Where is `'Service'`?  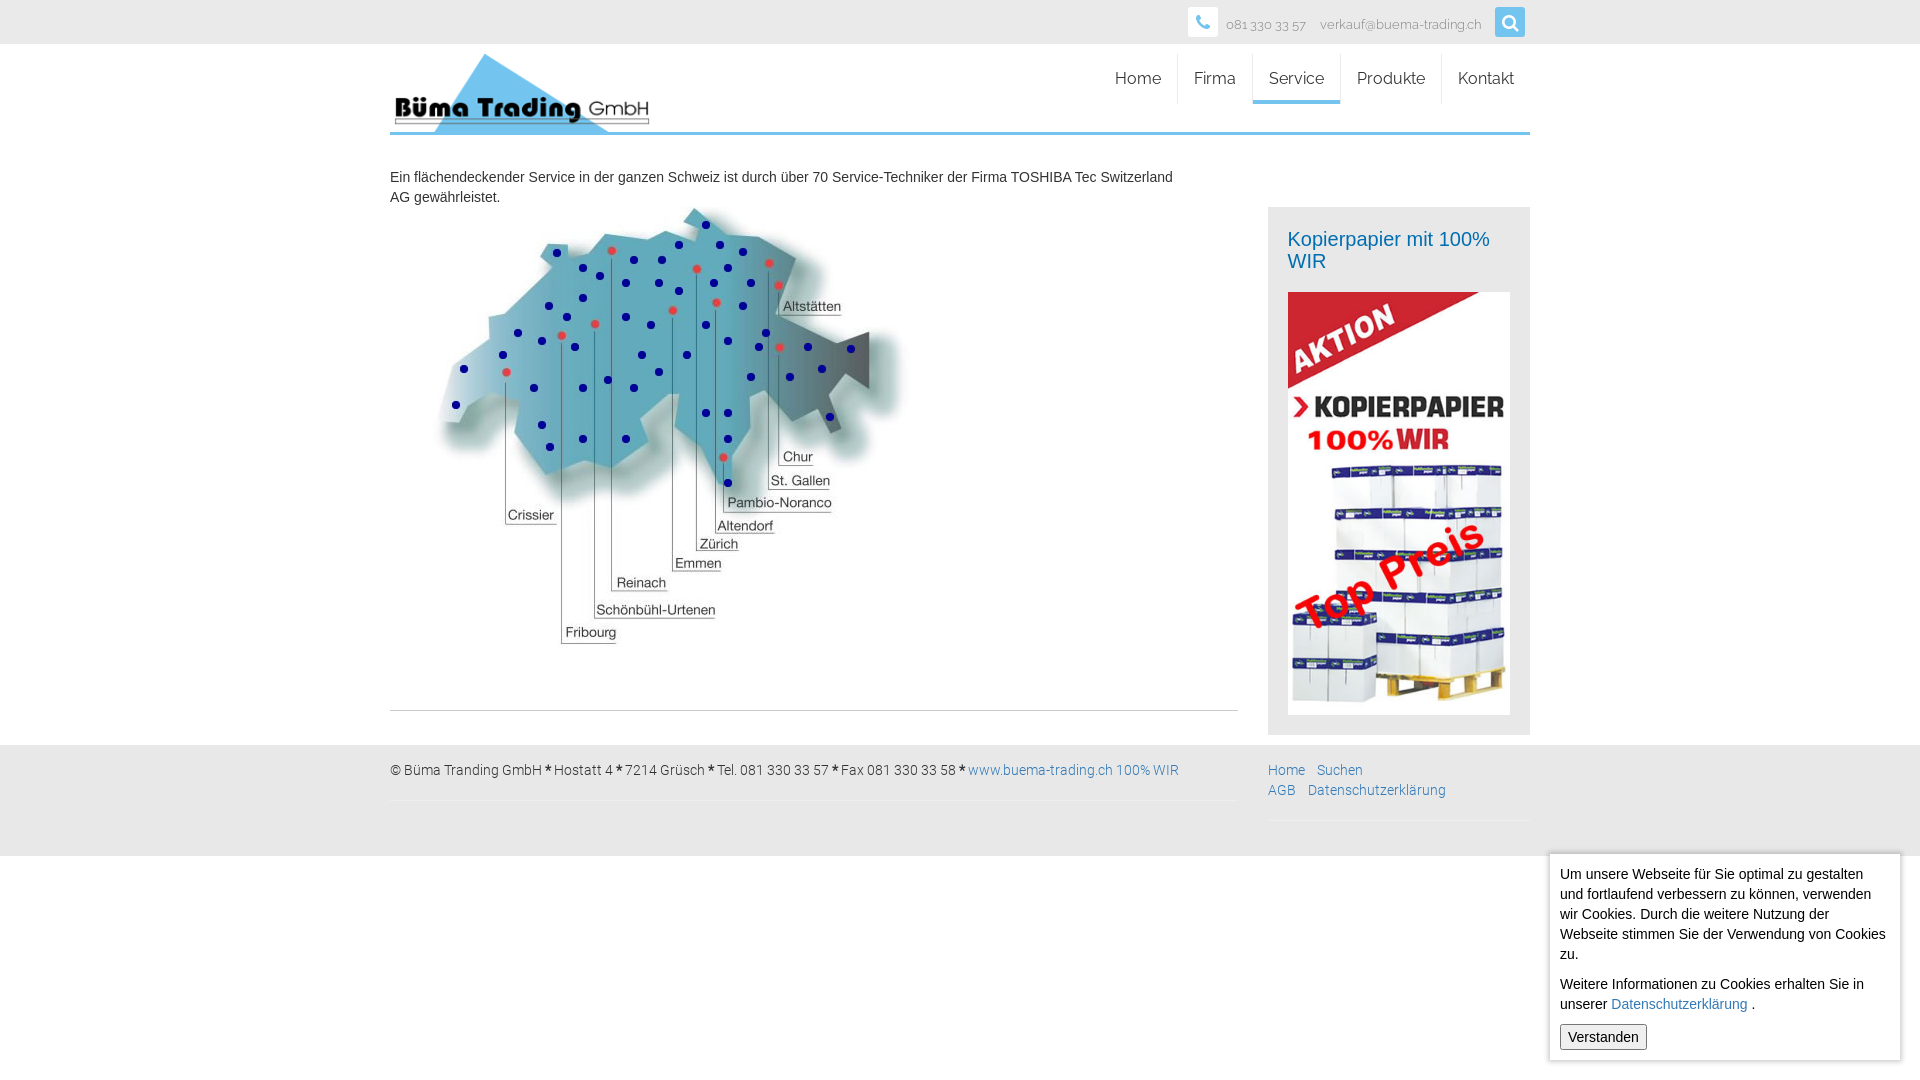
'Service' is located at coordinates (1251, 77).